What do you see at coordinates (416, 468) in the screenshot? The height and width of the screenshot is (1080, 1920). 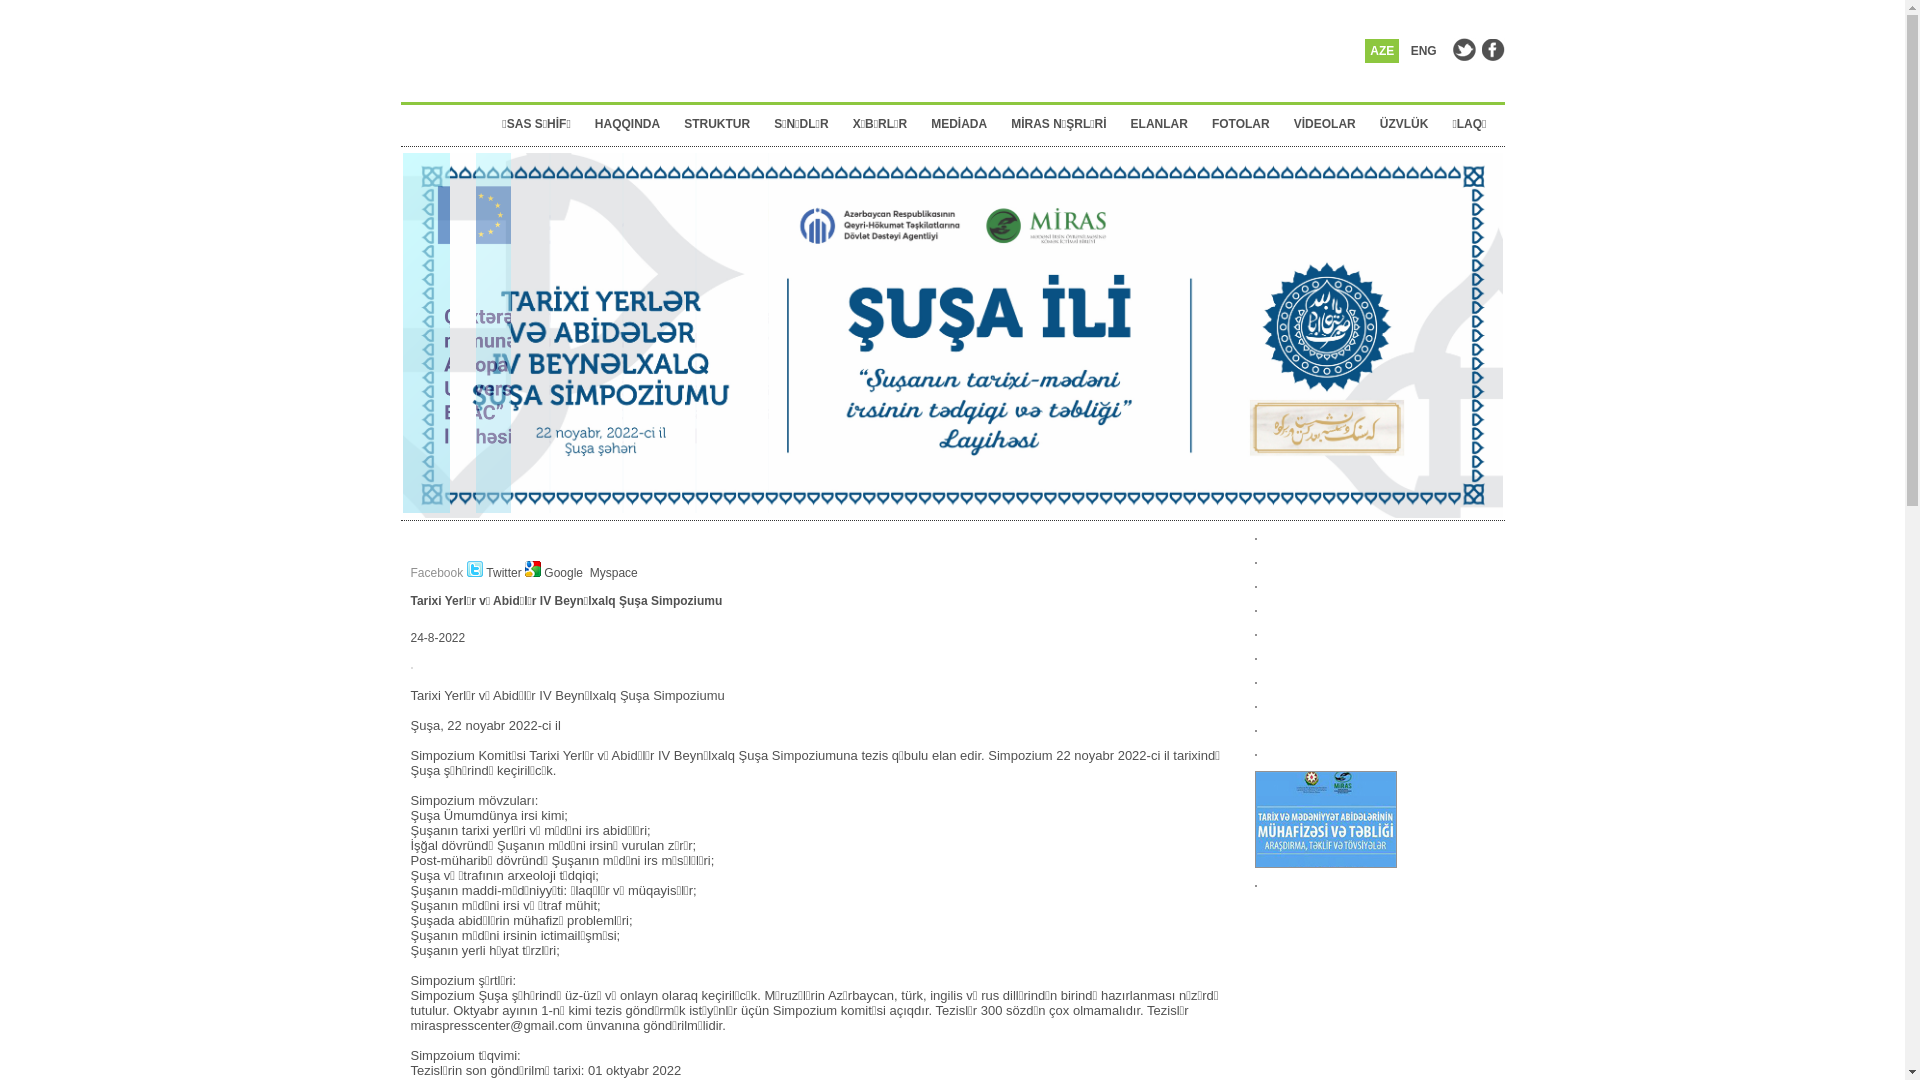 I see `'Prev'` at bounding box center [416, 468].